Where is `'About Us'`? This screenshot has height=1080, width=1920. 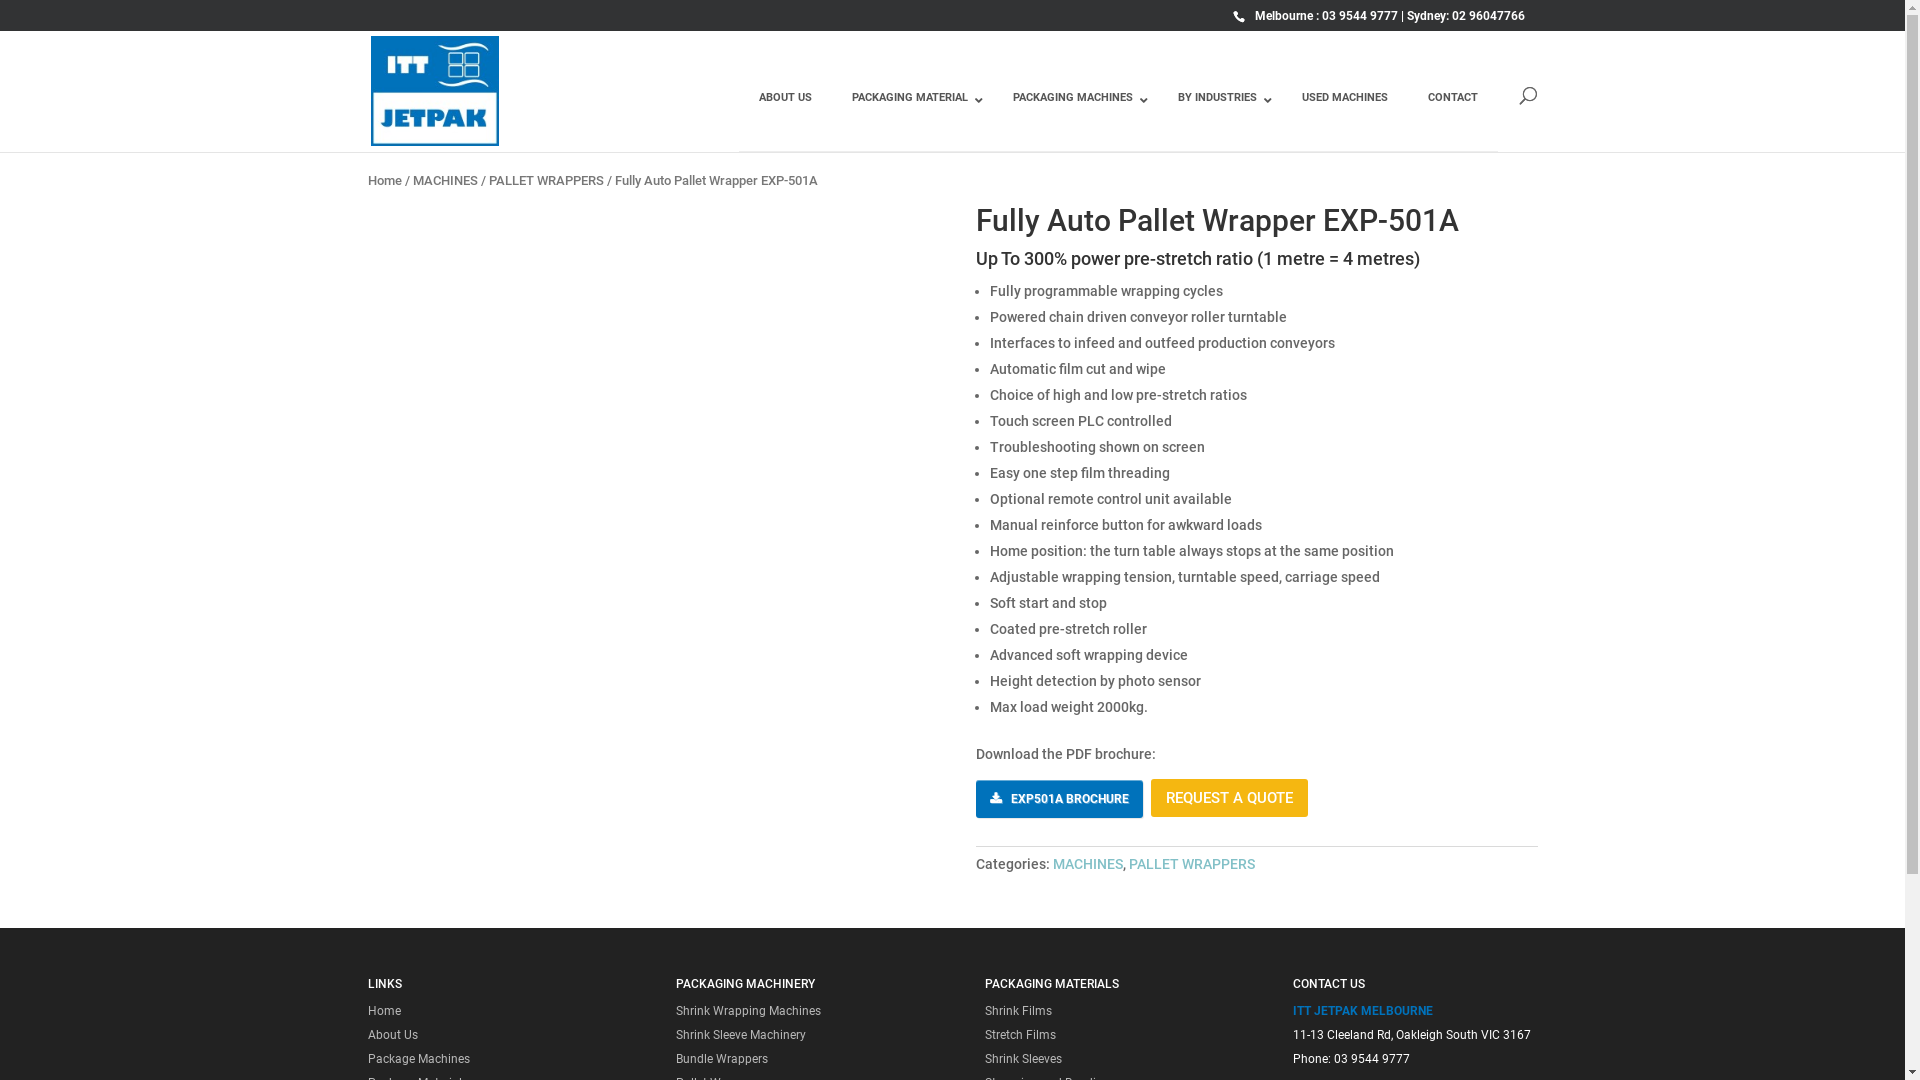
'About Us' is located at coordinates (393, 1034).